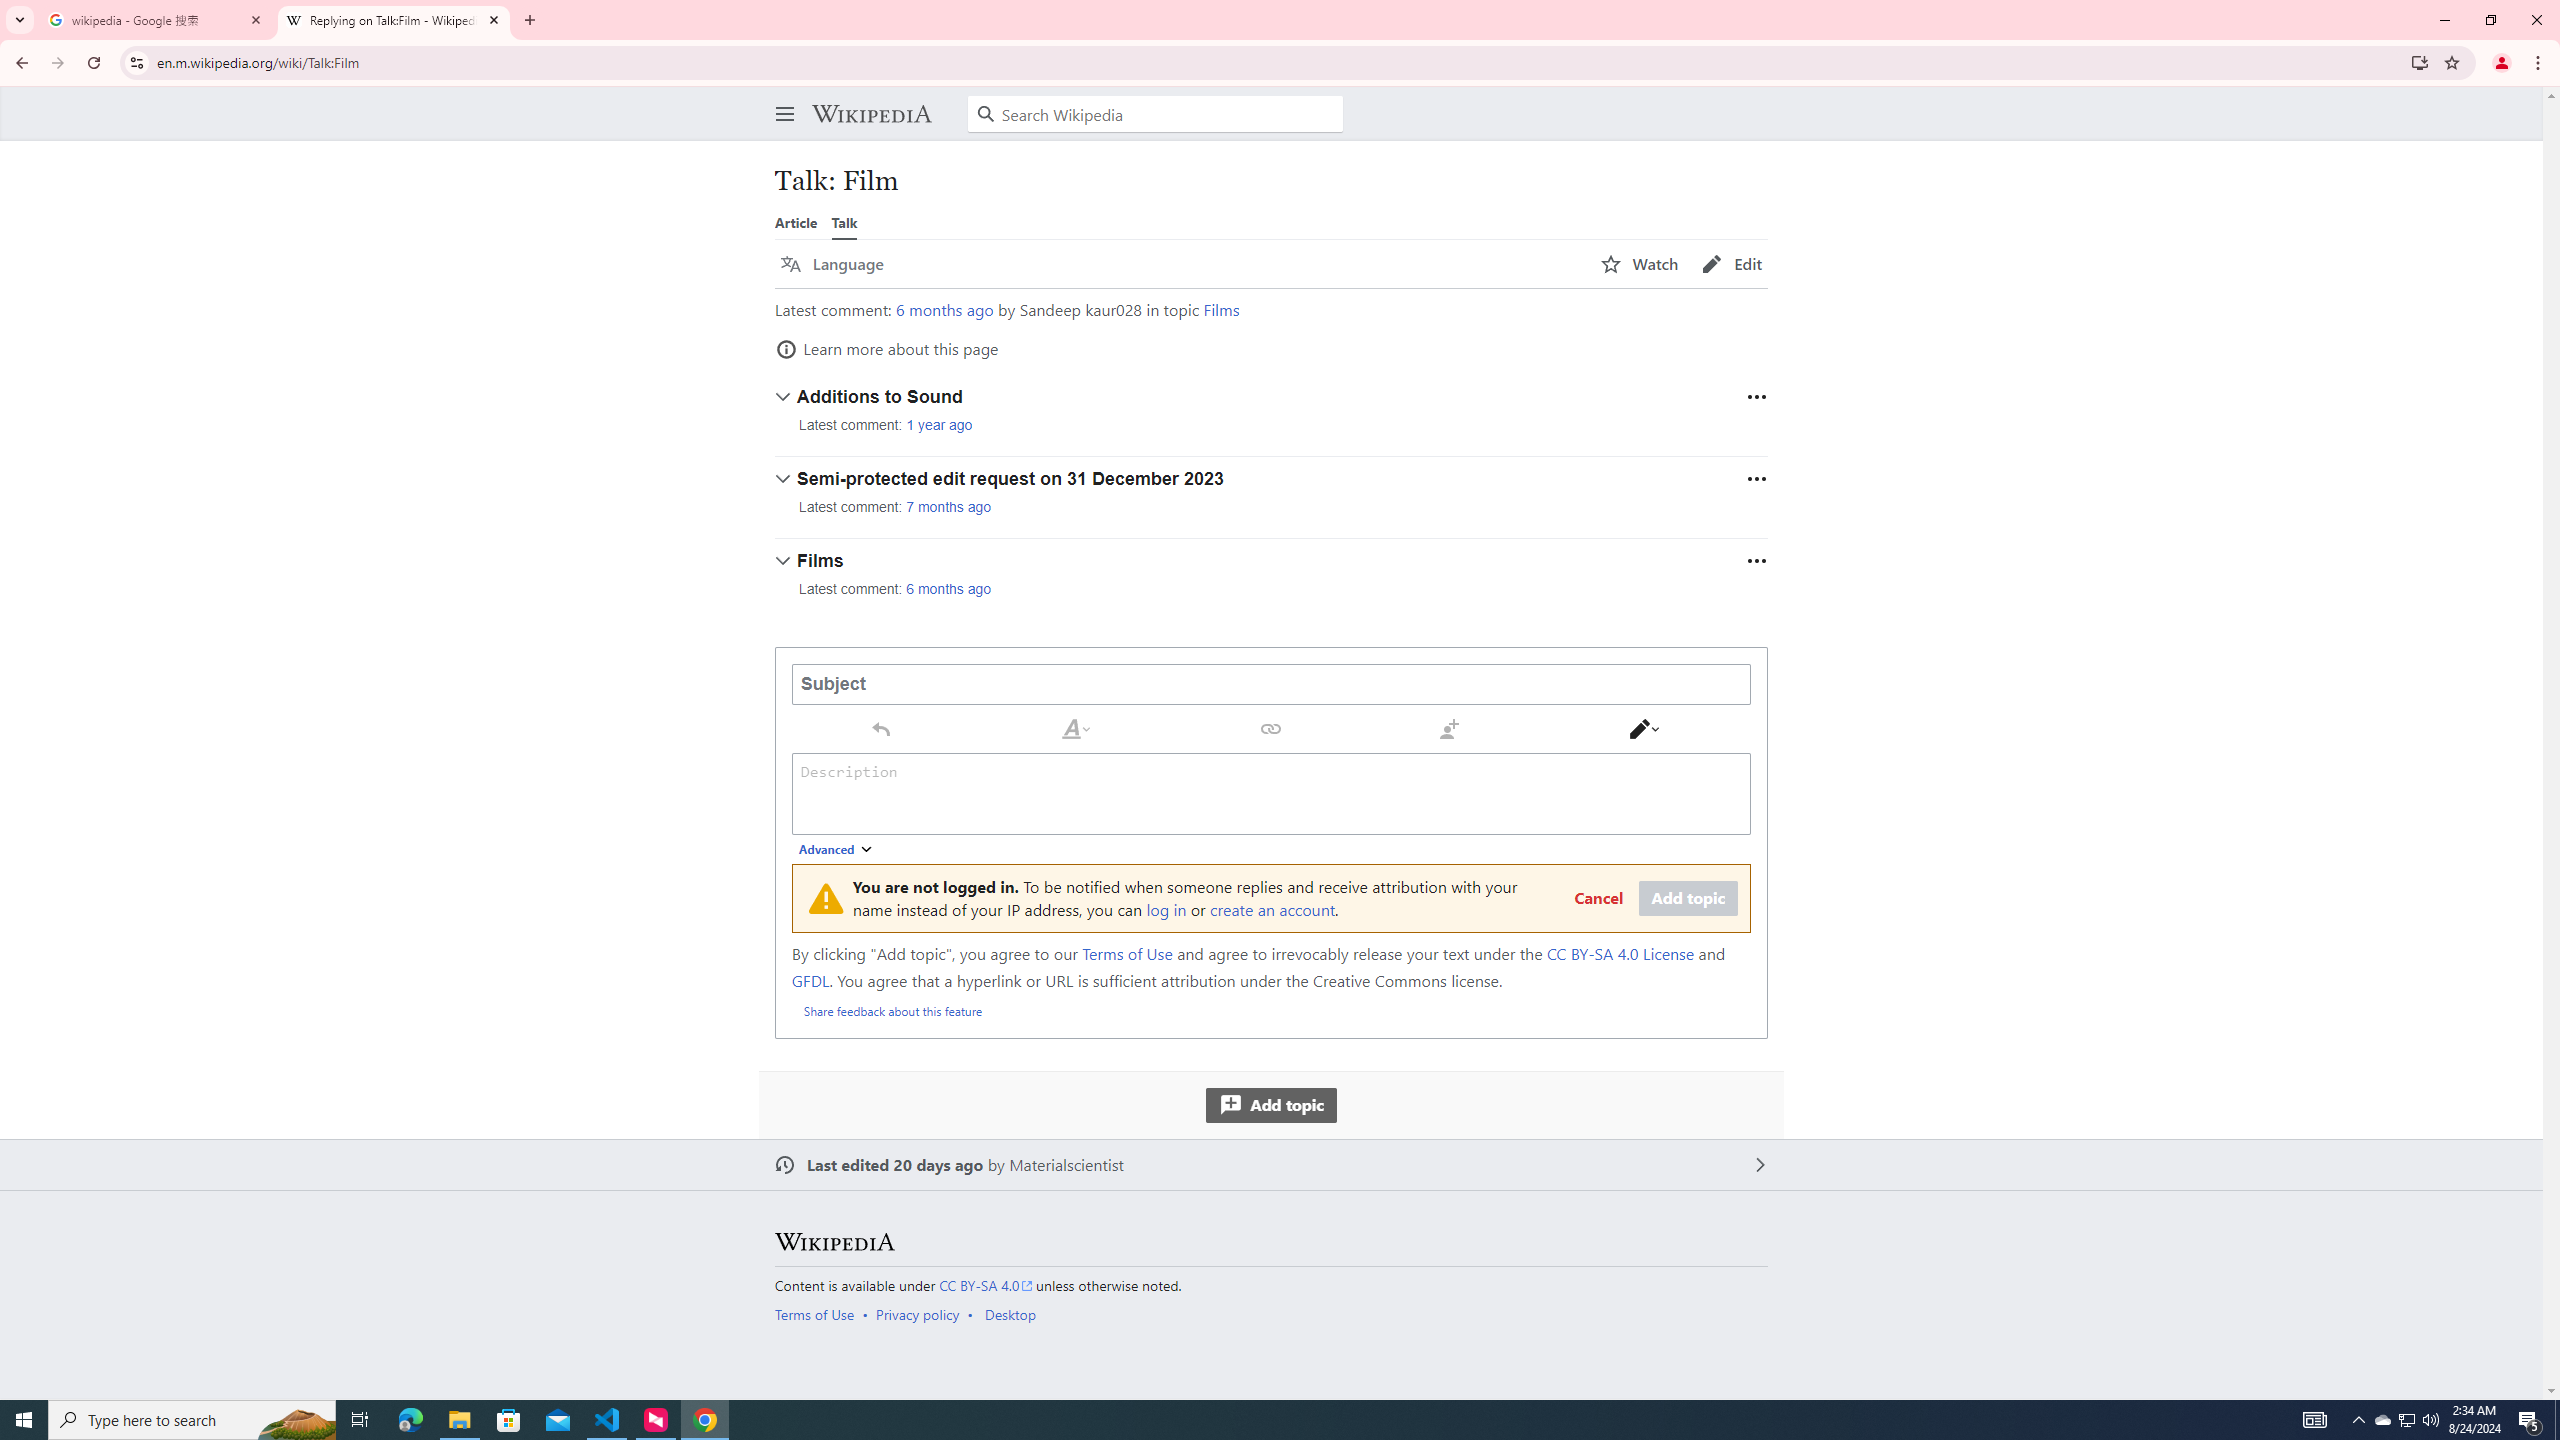  What do you see at coordinates (814, 1313) in the screenshot?
I see `'Terms of Use'` at bounding box center [814, 1313].